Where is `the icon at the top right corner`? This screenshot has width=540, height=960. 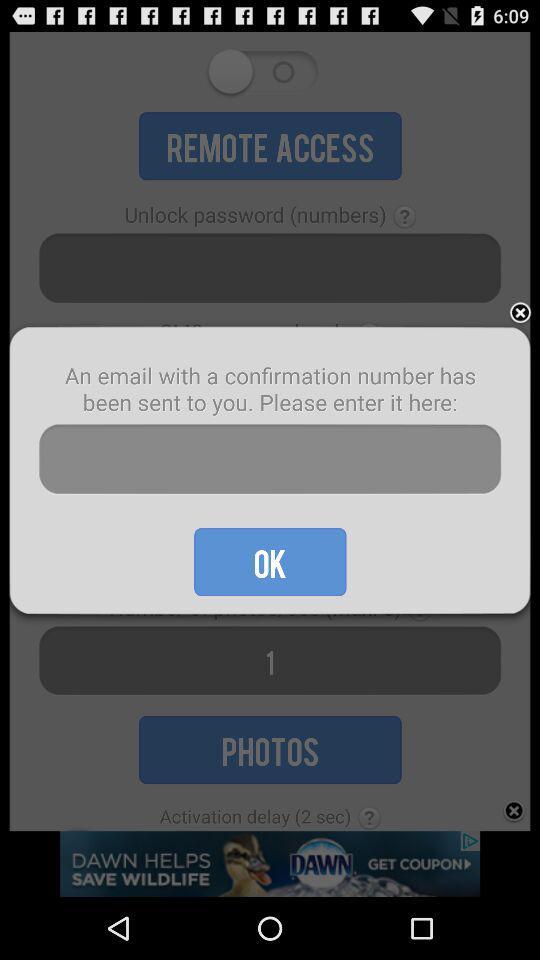
the icon at the top right corner is located at coordinates (520, 313).